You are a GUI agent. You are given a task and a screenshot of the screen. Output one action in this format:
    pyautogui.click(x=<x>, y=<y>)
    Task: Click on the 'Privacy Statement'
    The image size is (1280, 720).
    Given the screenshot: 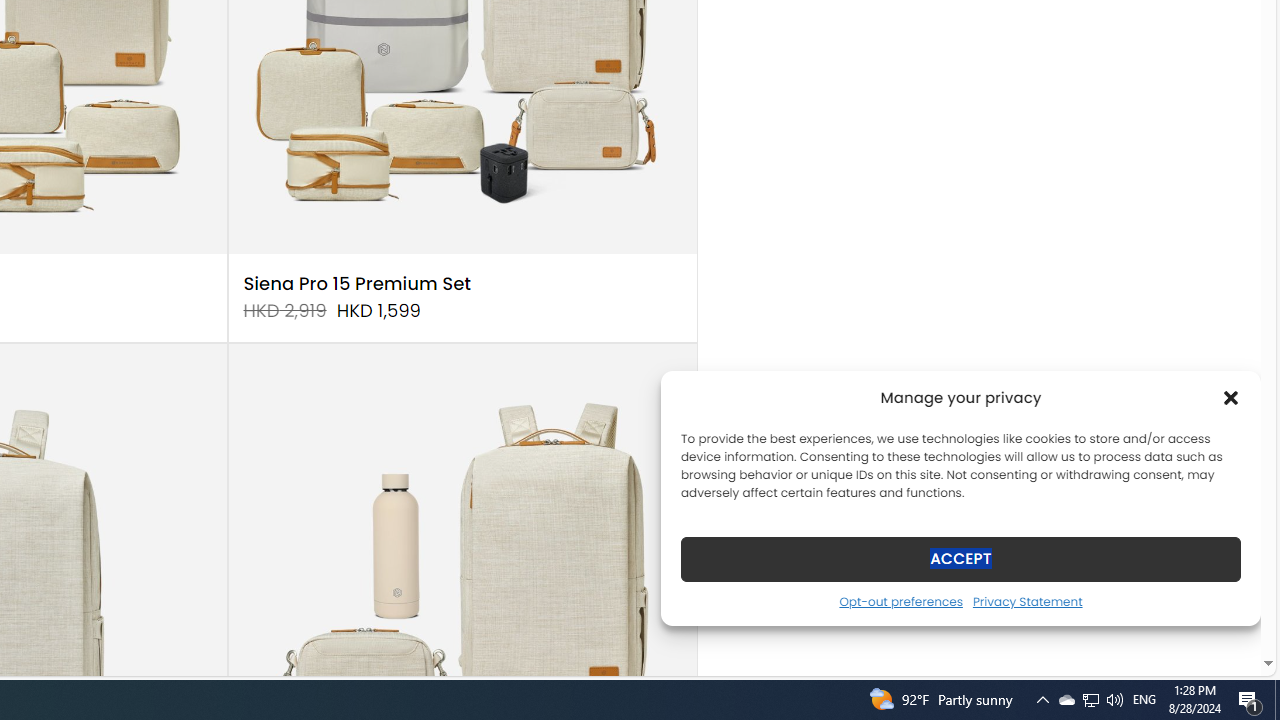 What is the action you would take?
    pyautogui.click(x=1027, y=600)
    